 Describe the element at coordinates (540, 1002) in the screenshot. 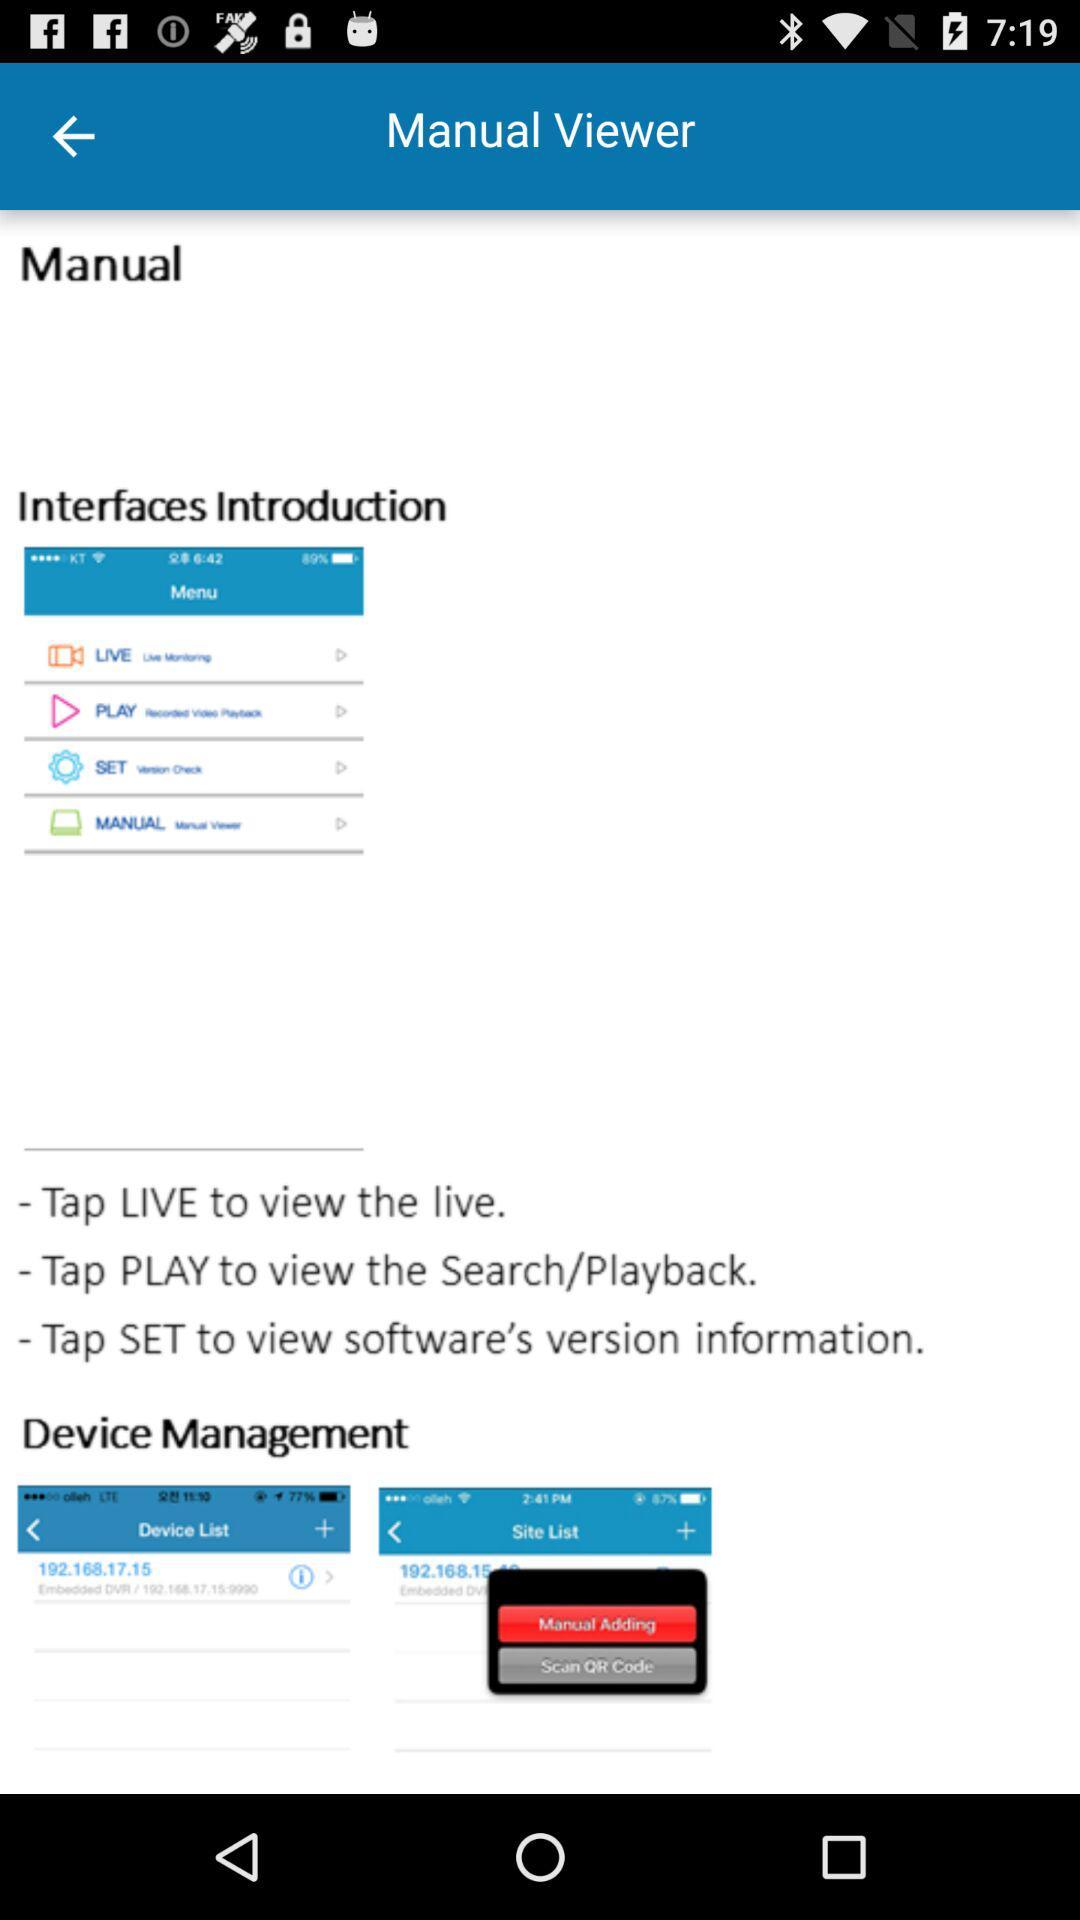

I see `advertisement` at that location.